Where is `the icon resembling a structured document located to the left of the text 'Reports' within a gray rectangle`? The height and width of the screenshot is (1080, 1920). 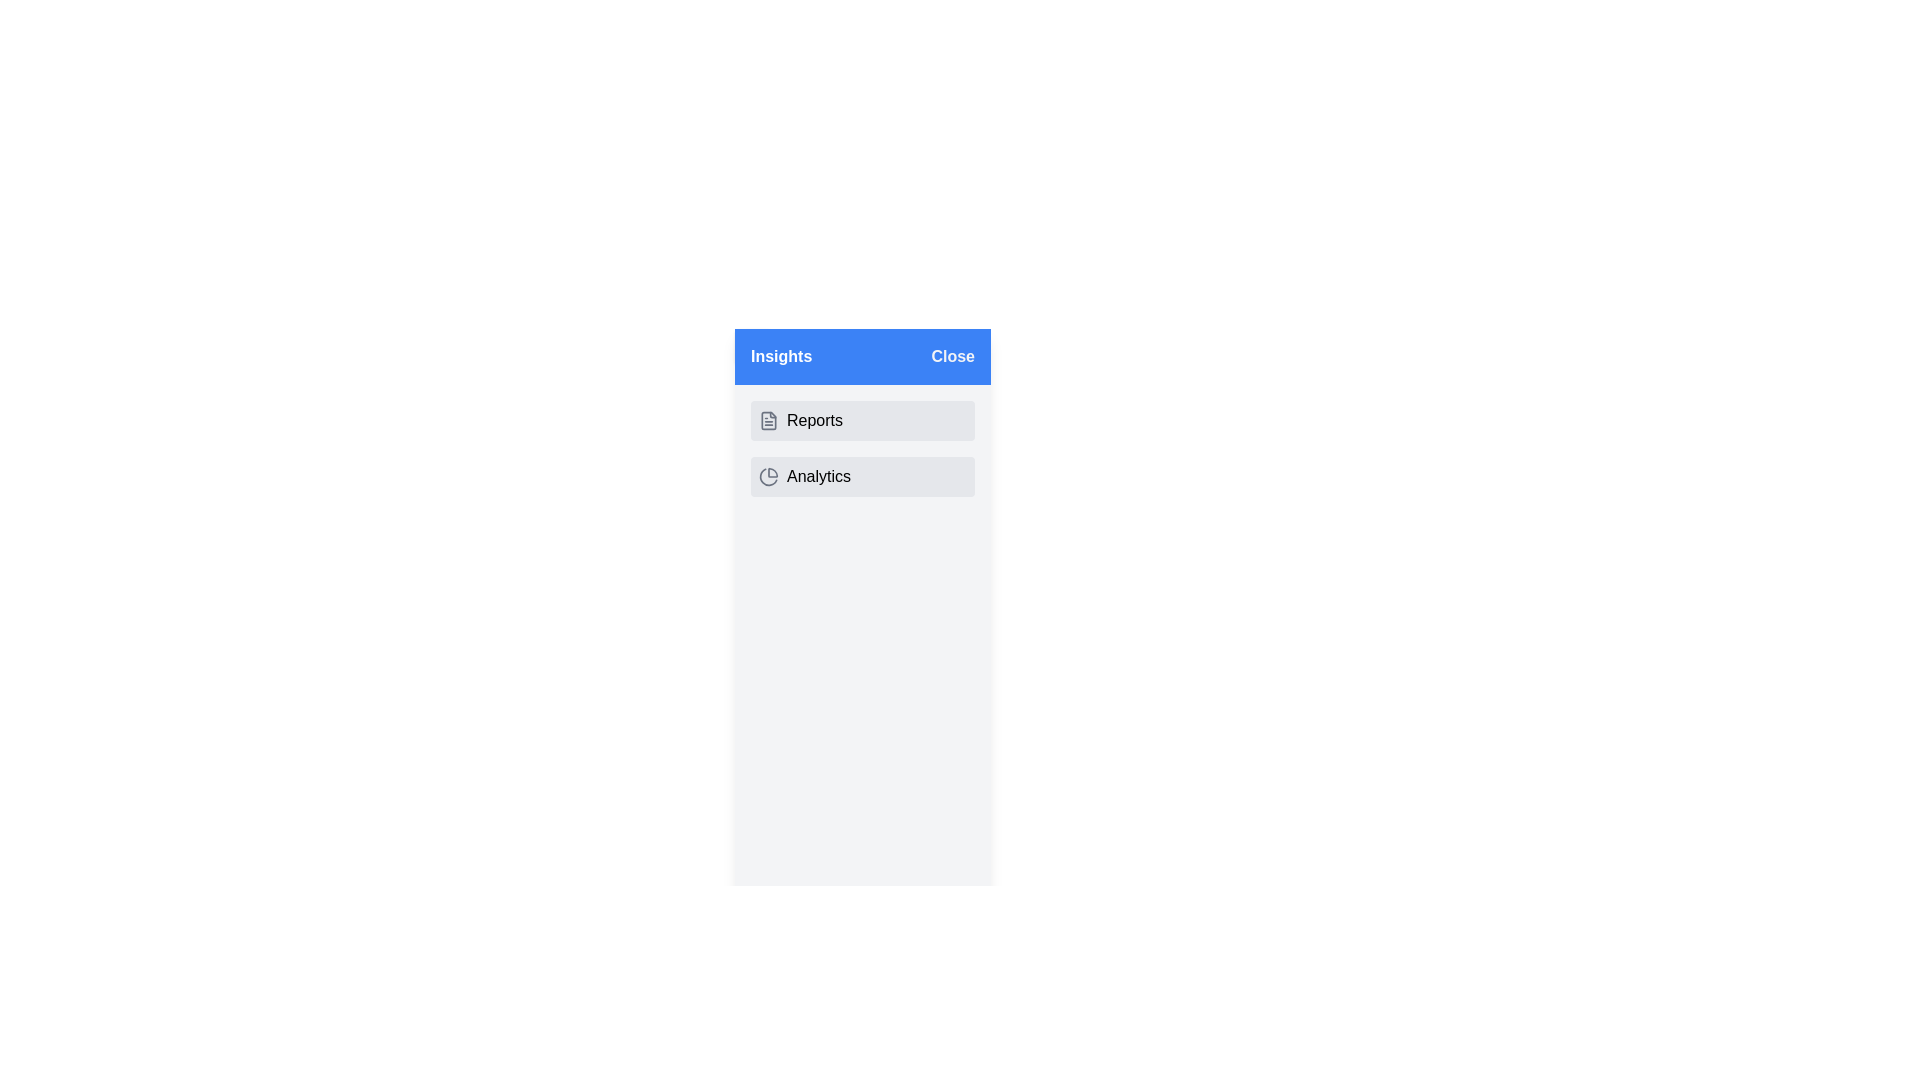 the icon resembling a structured document located to the left of the text 'Reports' within a gray rectangle is located at coordinates (767, 419).